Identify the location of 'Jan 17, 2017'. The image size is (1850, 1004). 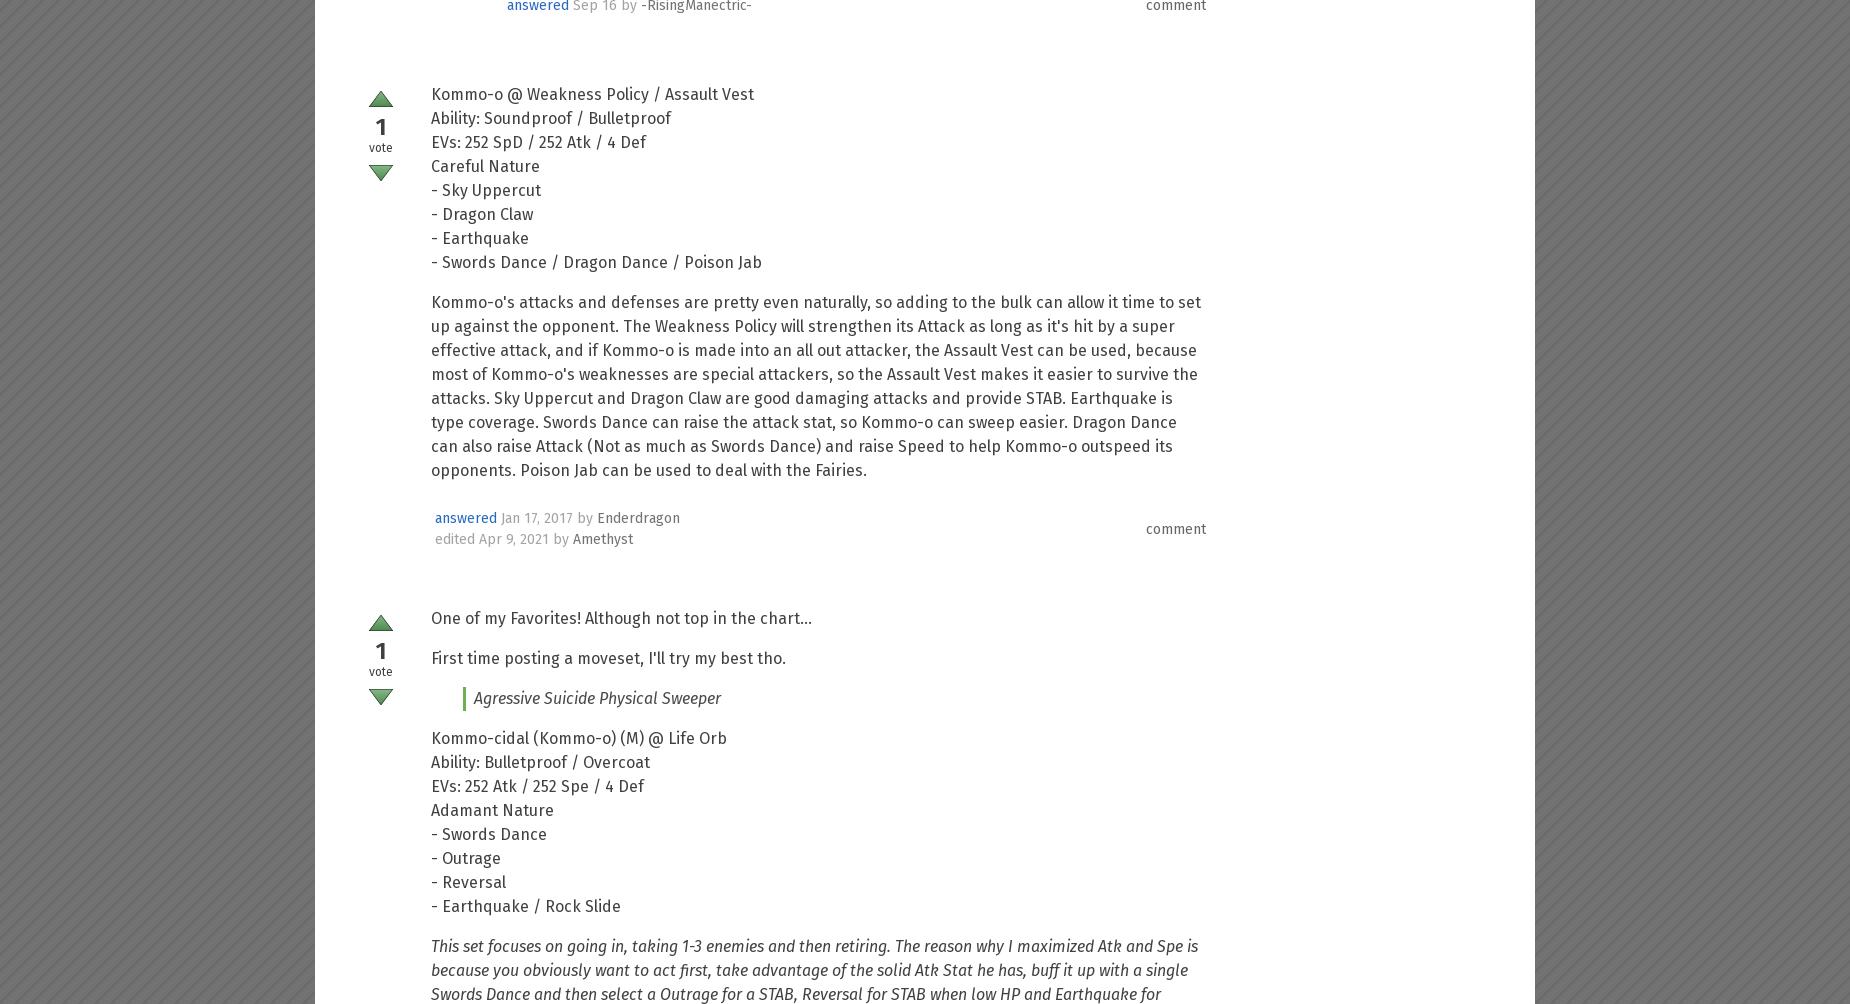
(537, 518).